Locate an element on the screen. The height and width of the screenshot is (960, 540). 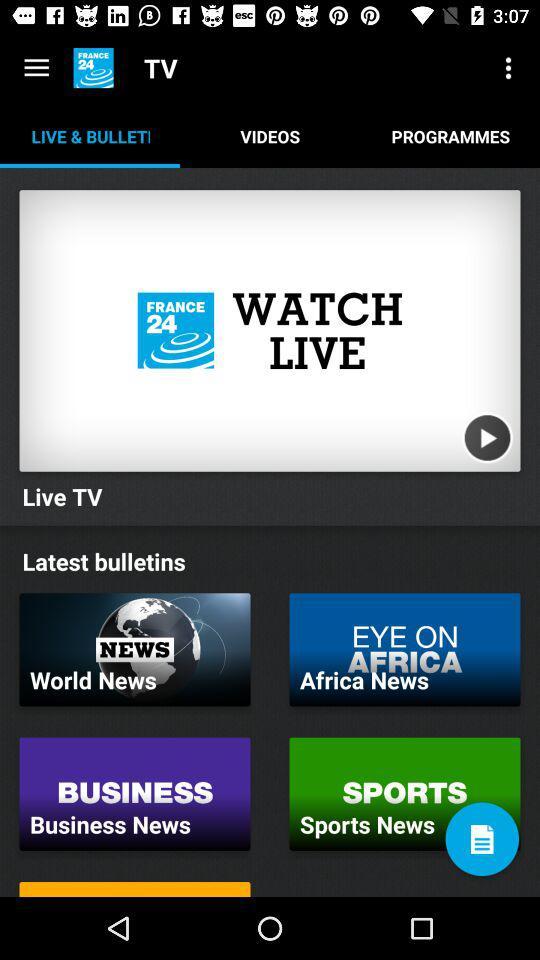
the description icon is located at coordinates (481, 839).